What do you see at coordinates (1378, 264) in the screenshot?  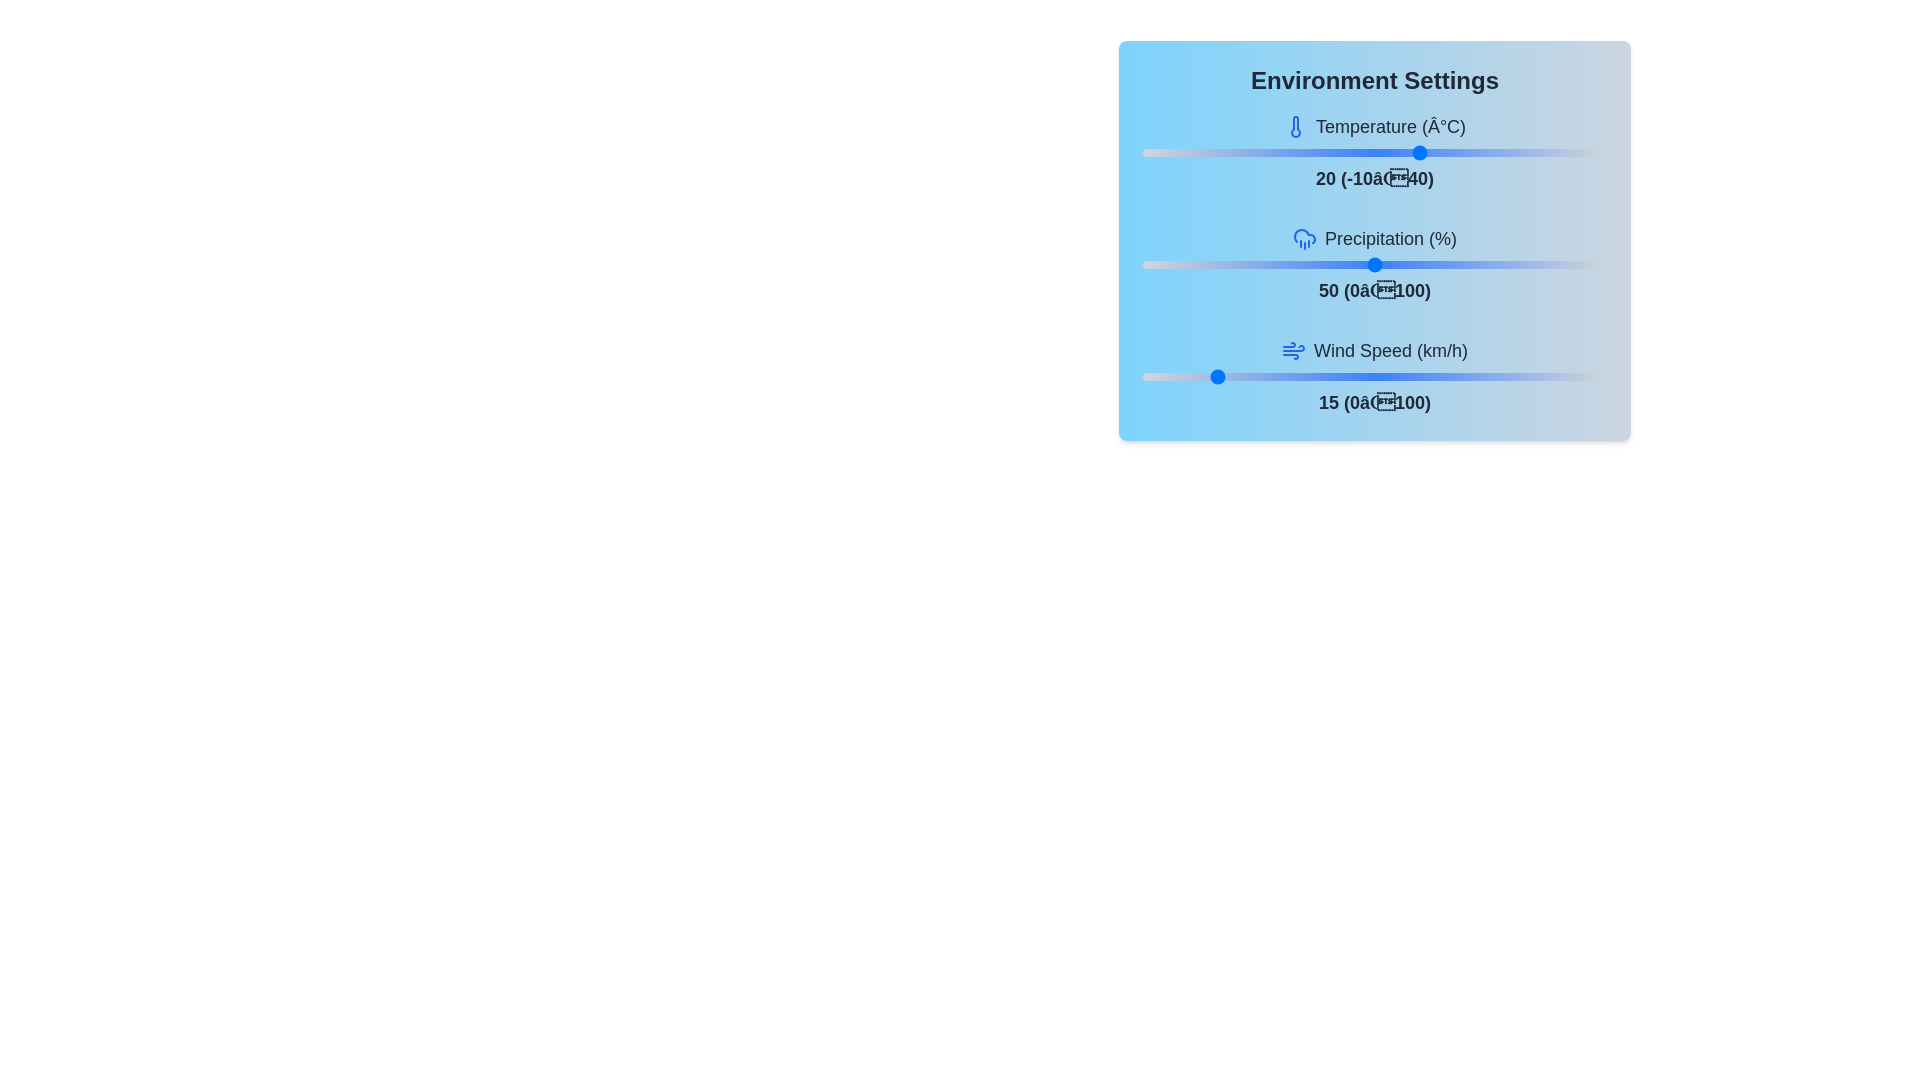 I see `the precipitation` at bounding box center [1378, 264].